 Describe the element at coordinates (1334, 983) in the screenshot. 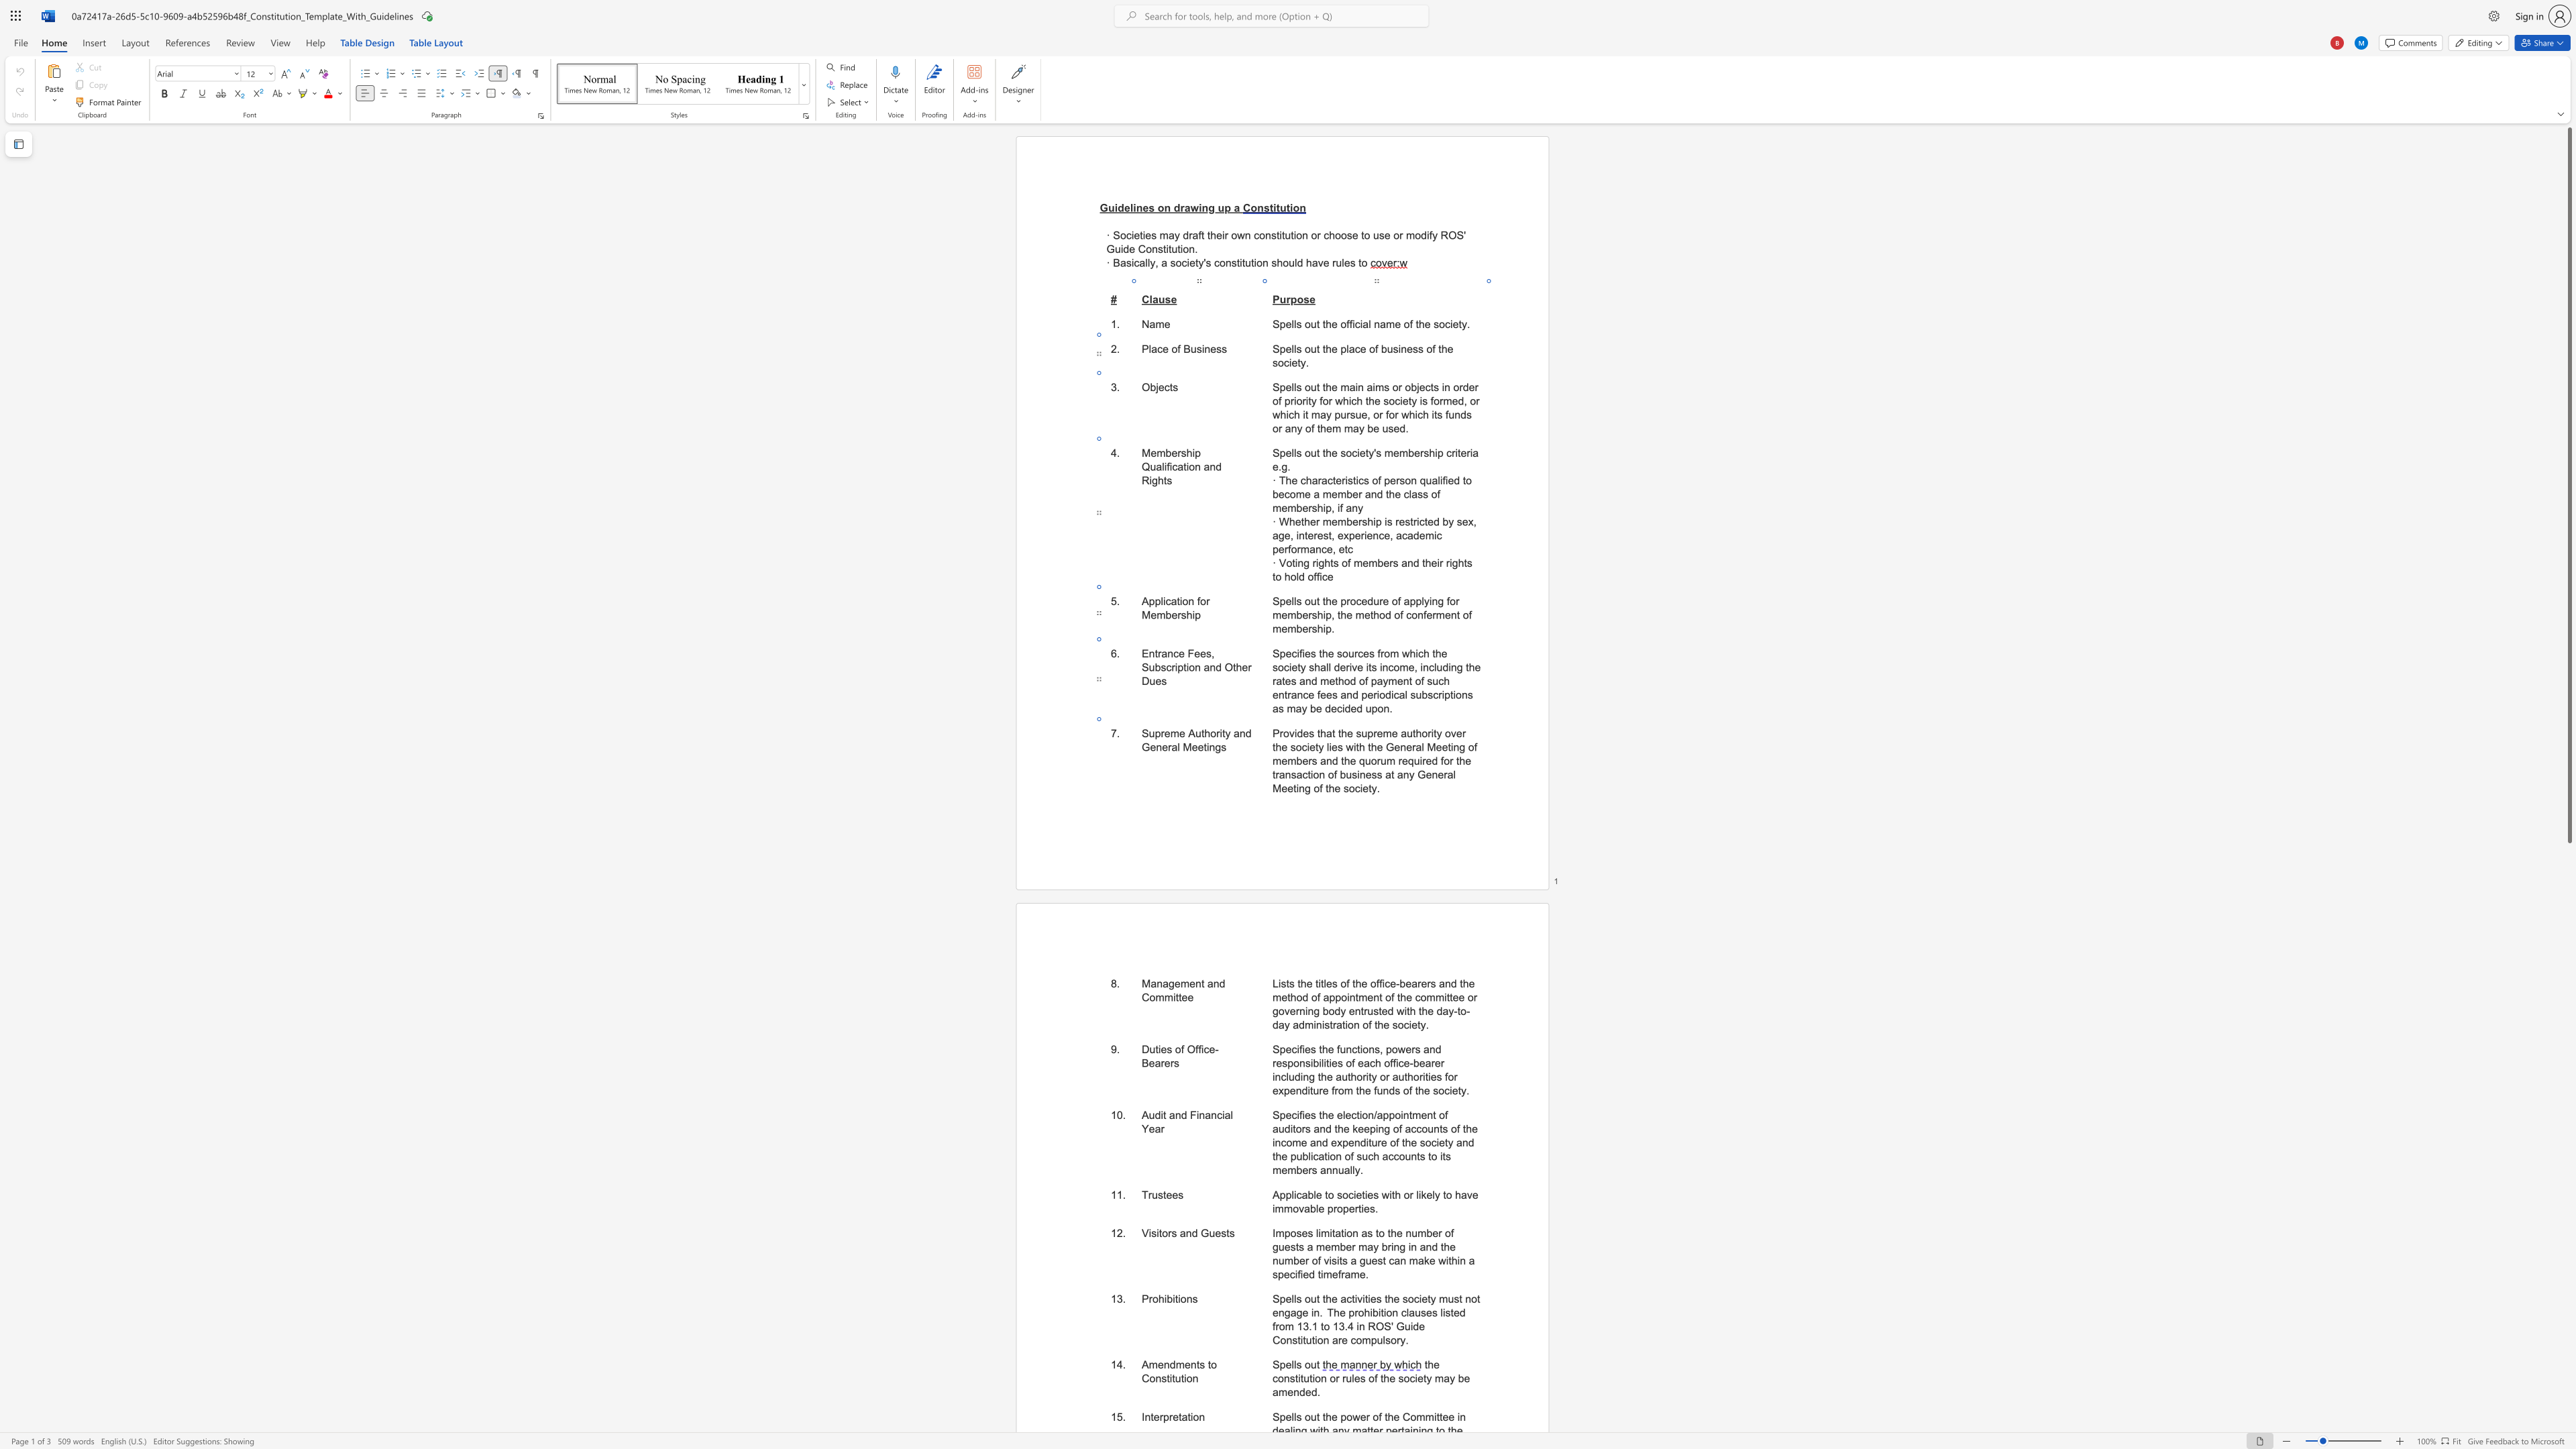

I see `the 3th character "s" in the text` at that location.